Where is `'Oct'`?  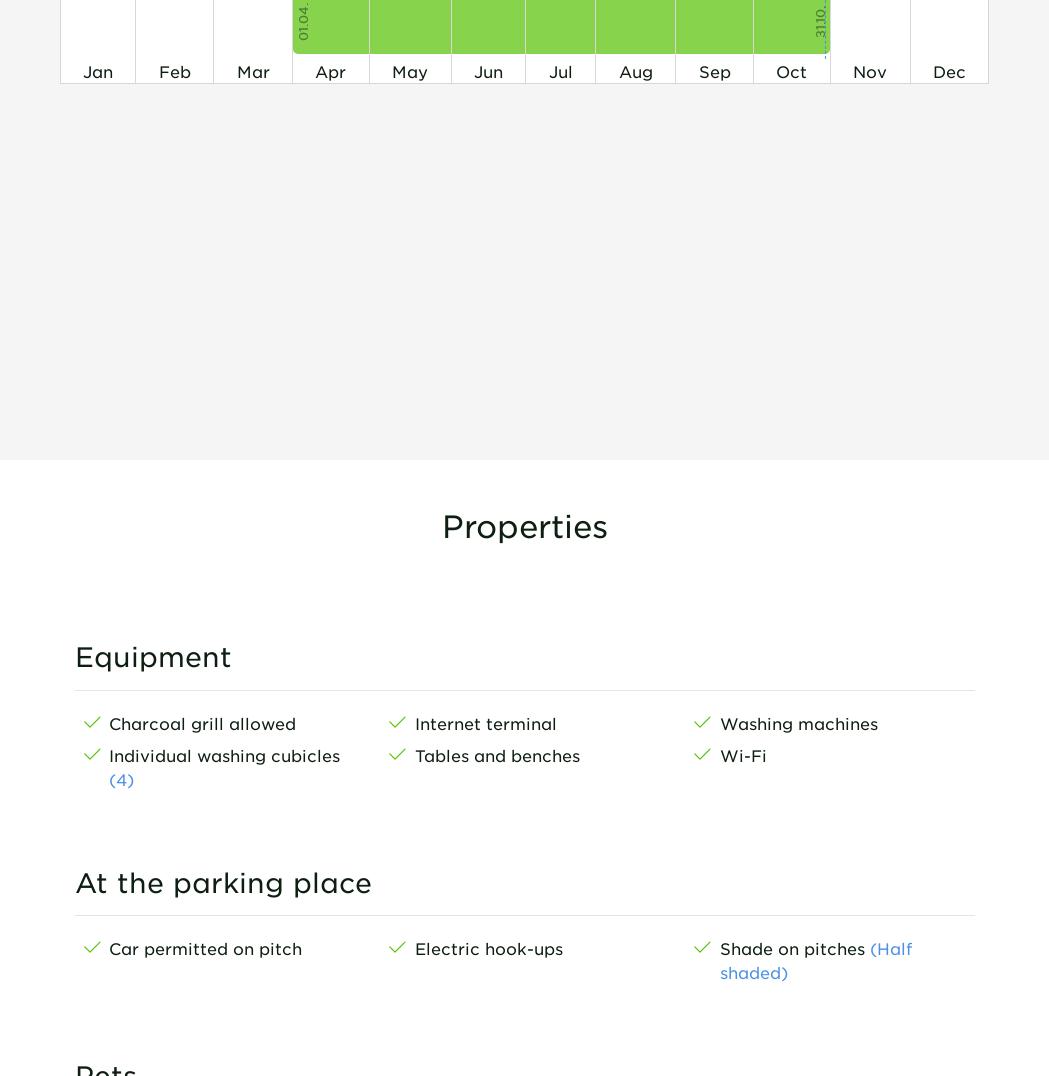 'Oct' is located at coordinates (791, 71).